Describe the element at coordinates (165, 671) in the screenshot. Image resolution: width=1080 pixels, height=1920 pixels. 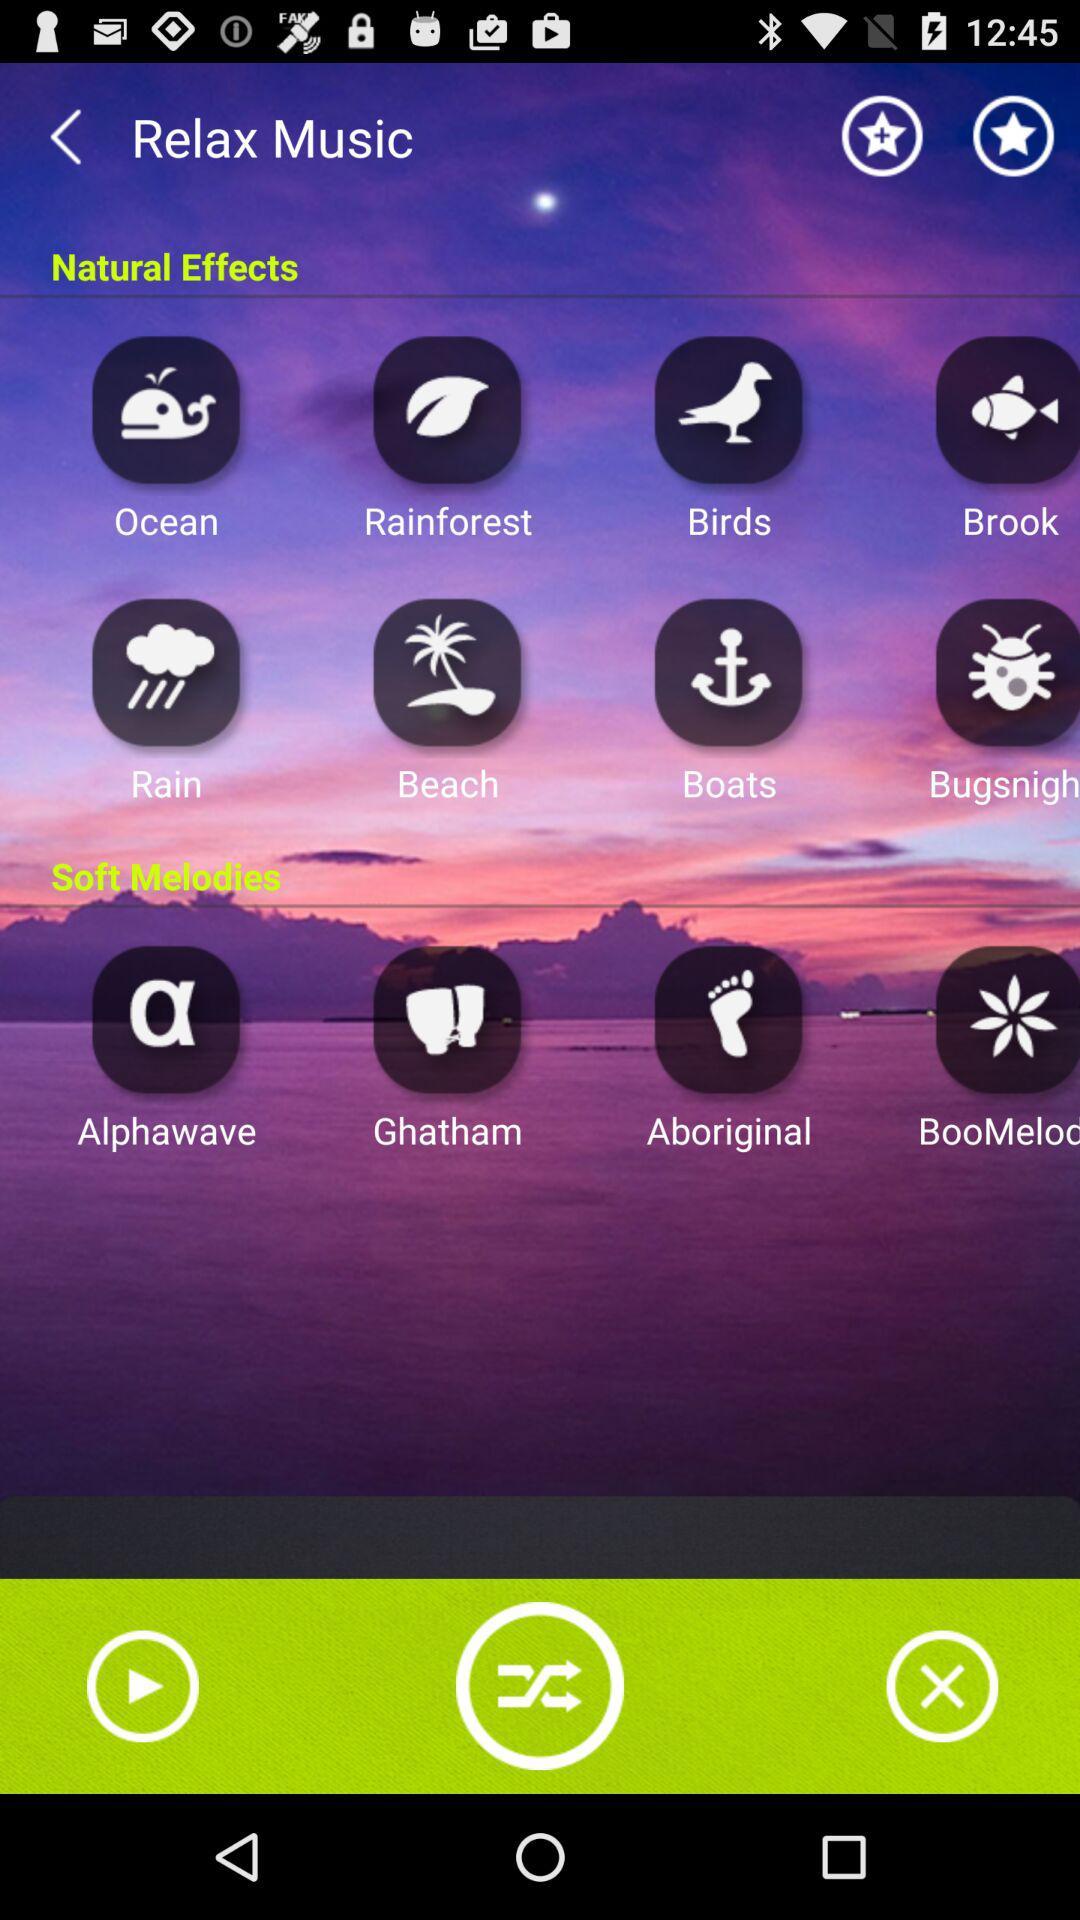
I see `rain effect` at that location.